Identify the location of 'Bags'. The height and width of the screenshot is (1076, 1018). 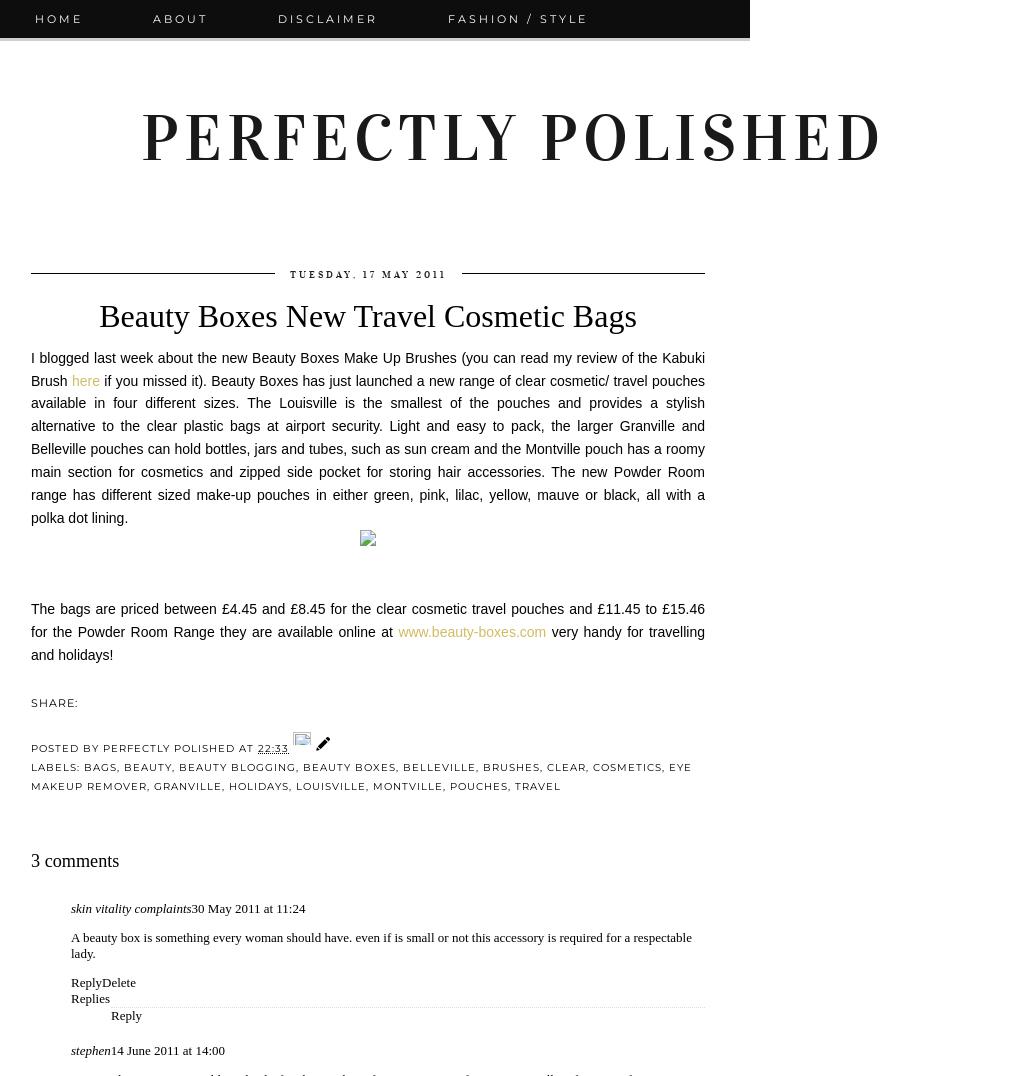
(100, 766).